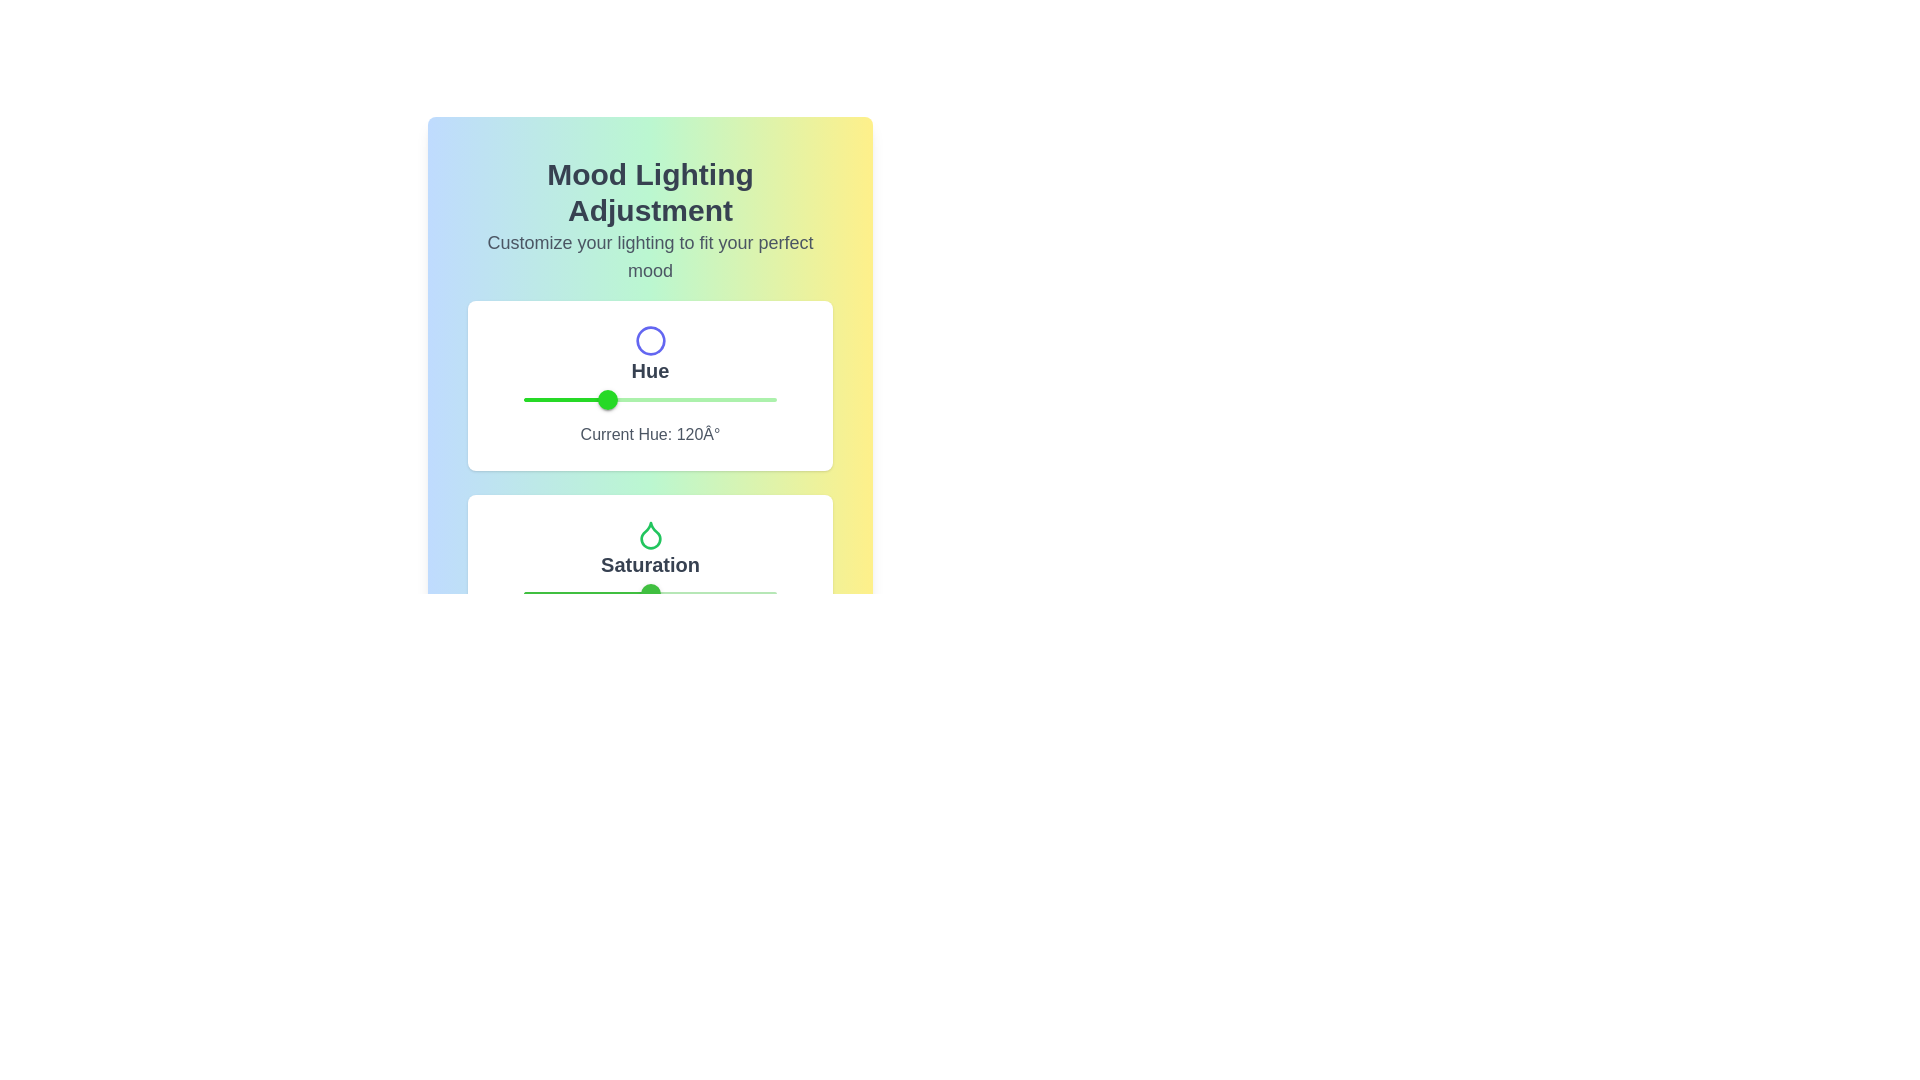  Describe the element at coordinates (606, 593) in the screenshot. I see `the slider` at that location.